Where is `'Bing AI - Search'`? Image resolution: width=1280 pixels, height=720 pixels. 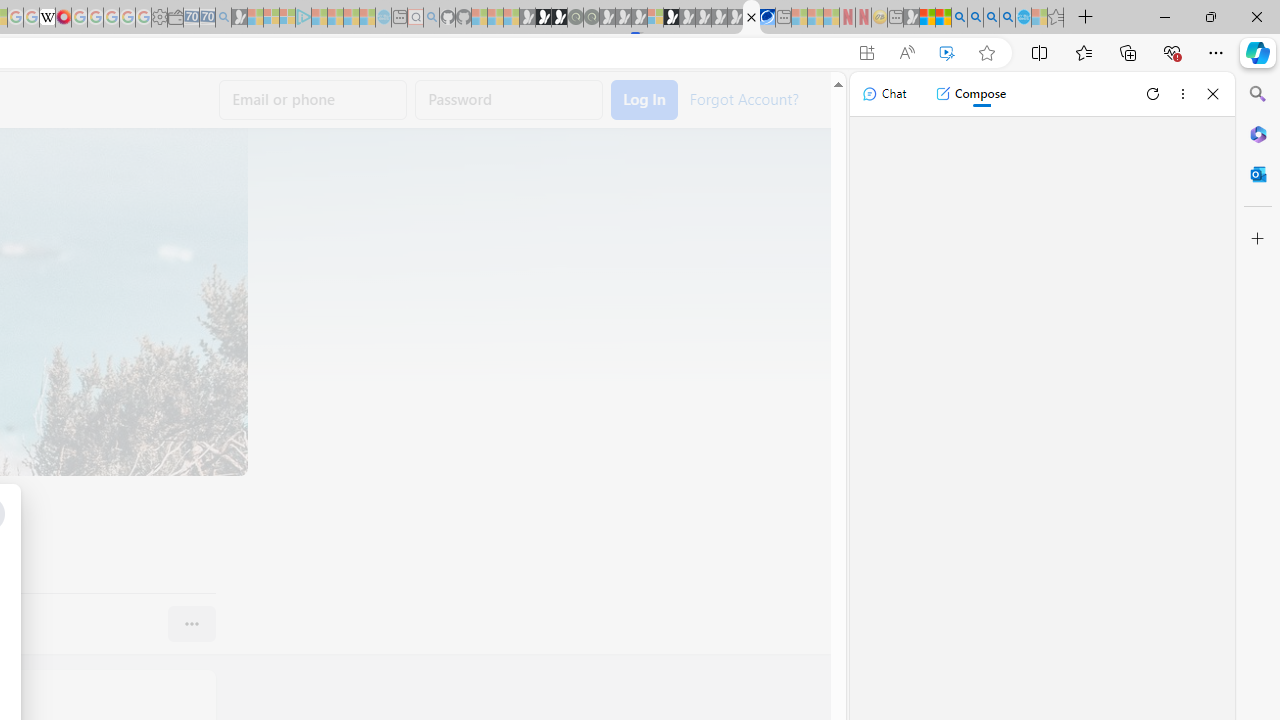
'Bing AI - Search' is located at coordinates (958, 17).